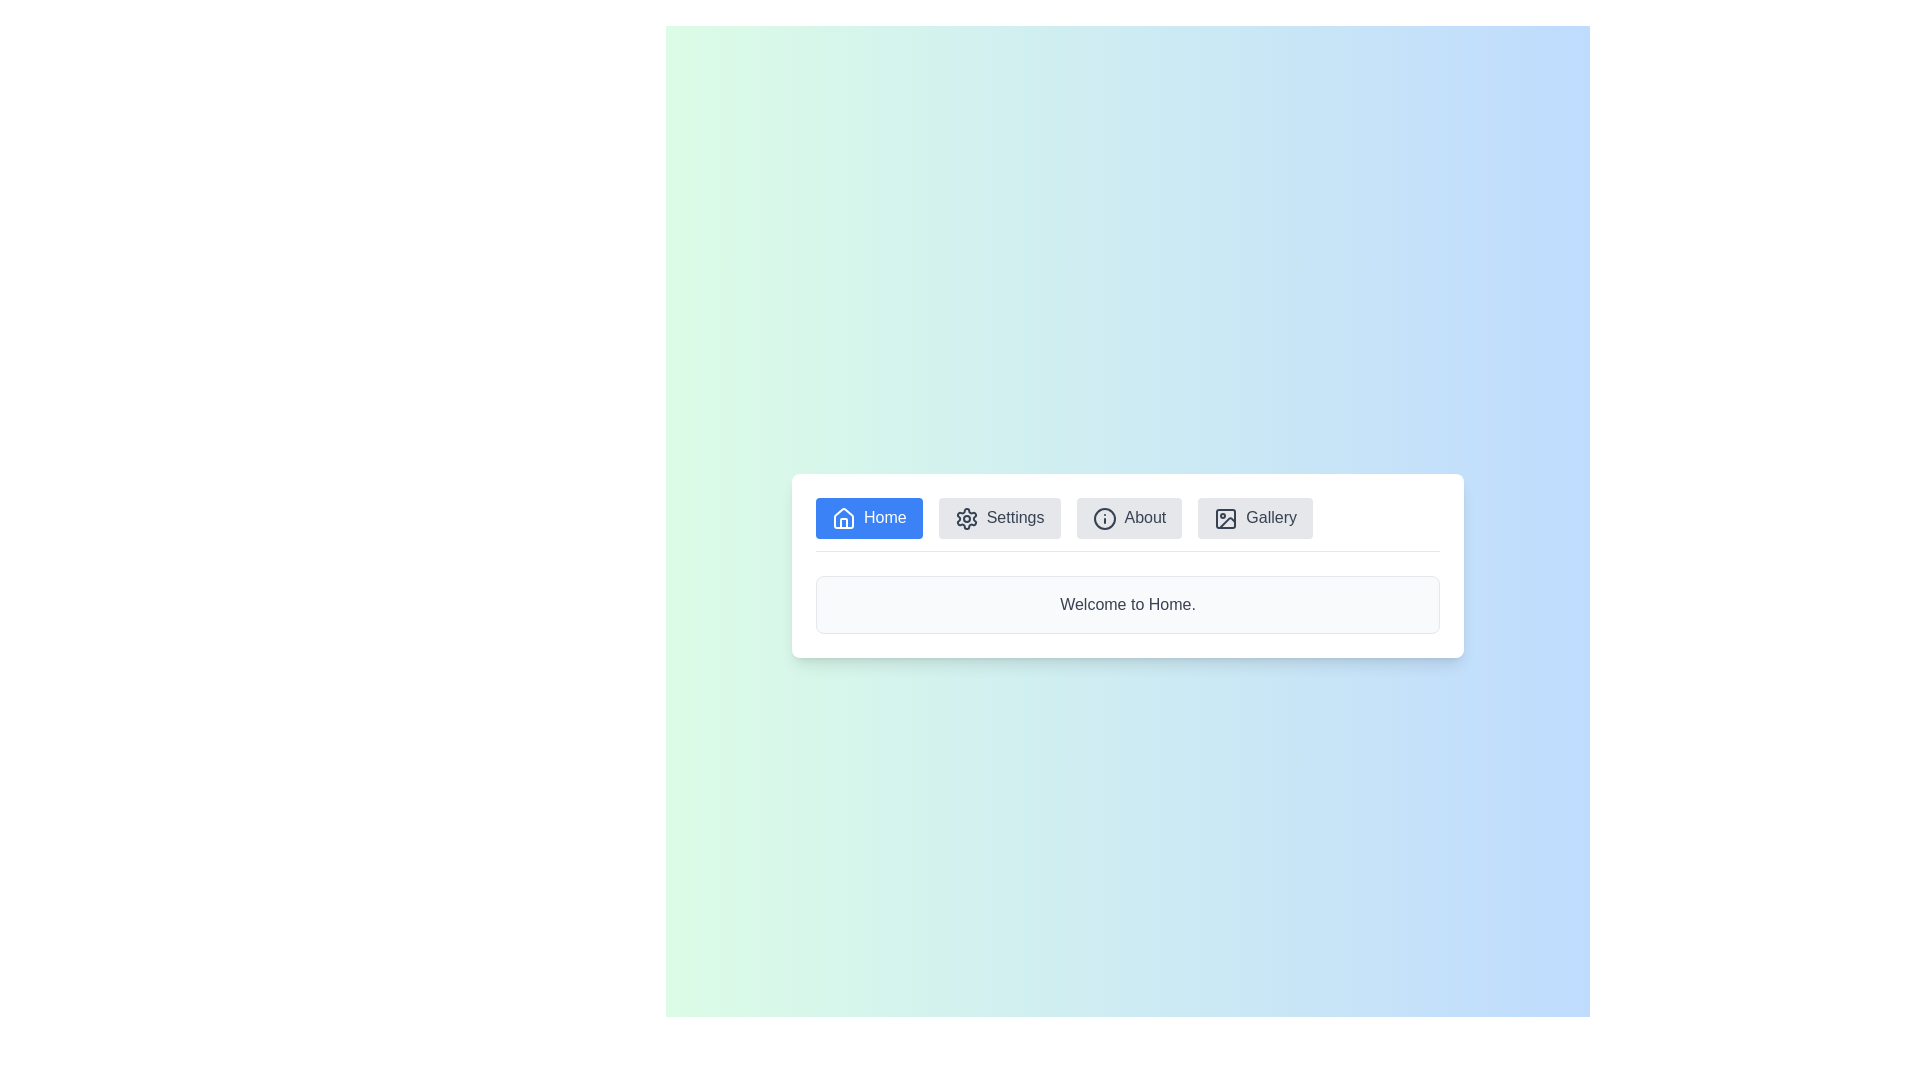  I want to click on the menu item button labeled Home to view its content, so click(869, 517).